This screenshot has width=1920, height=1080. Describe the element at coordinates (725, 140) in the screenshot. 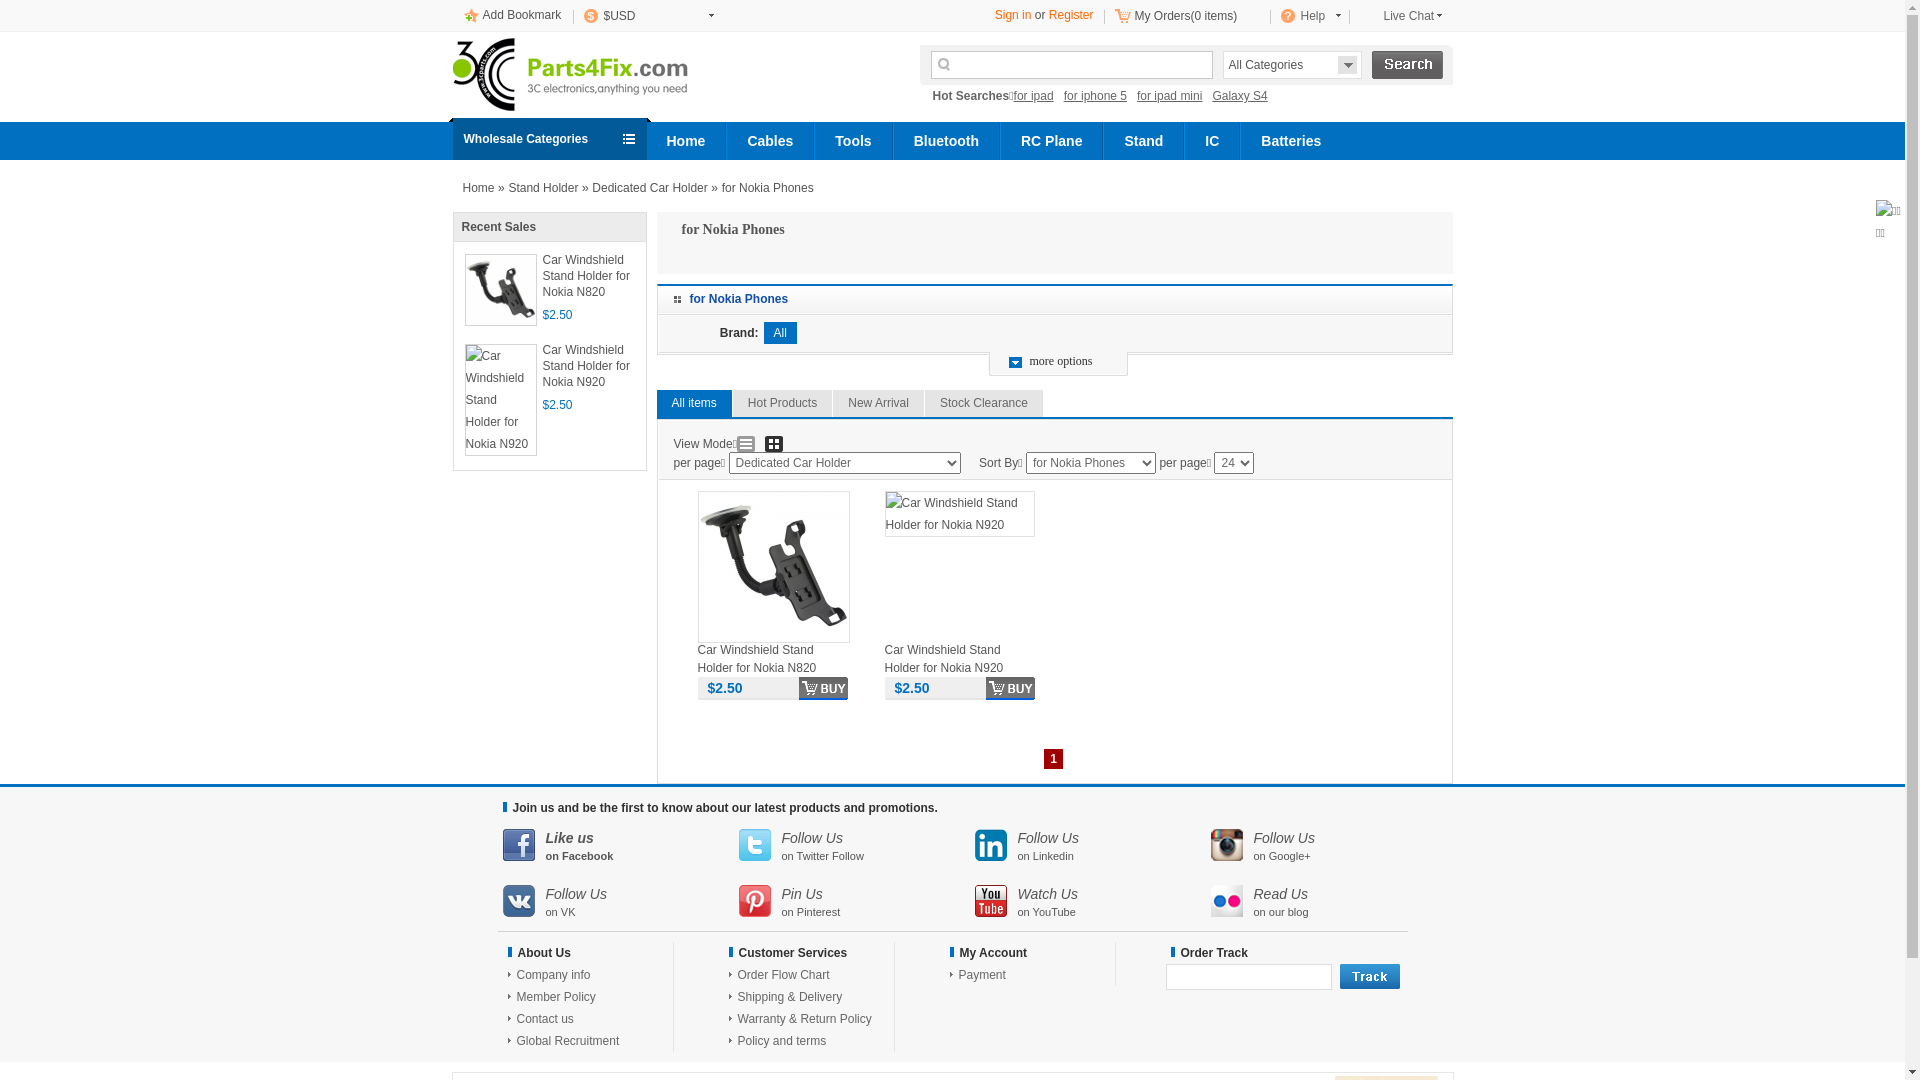

I see `'Cables'` at that location.